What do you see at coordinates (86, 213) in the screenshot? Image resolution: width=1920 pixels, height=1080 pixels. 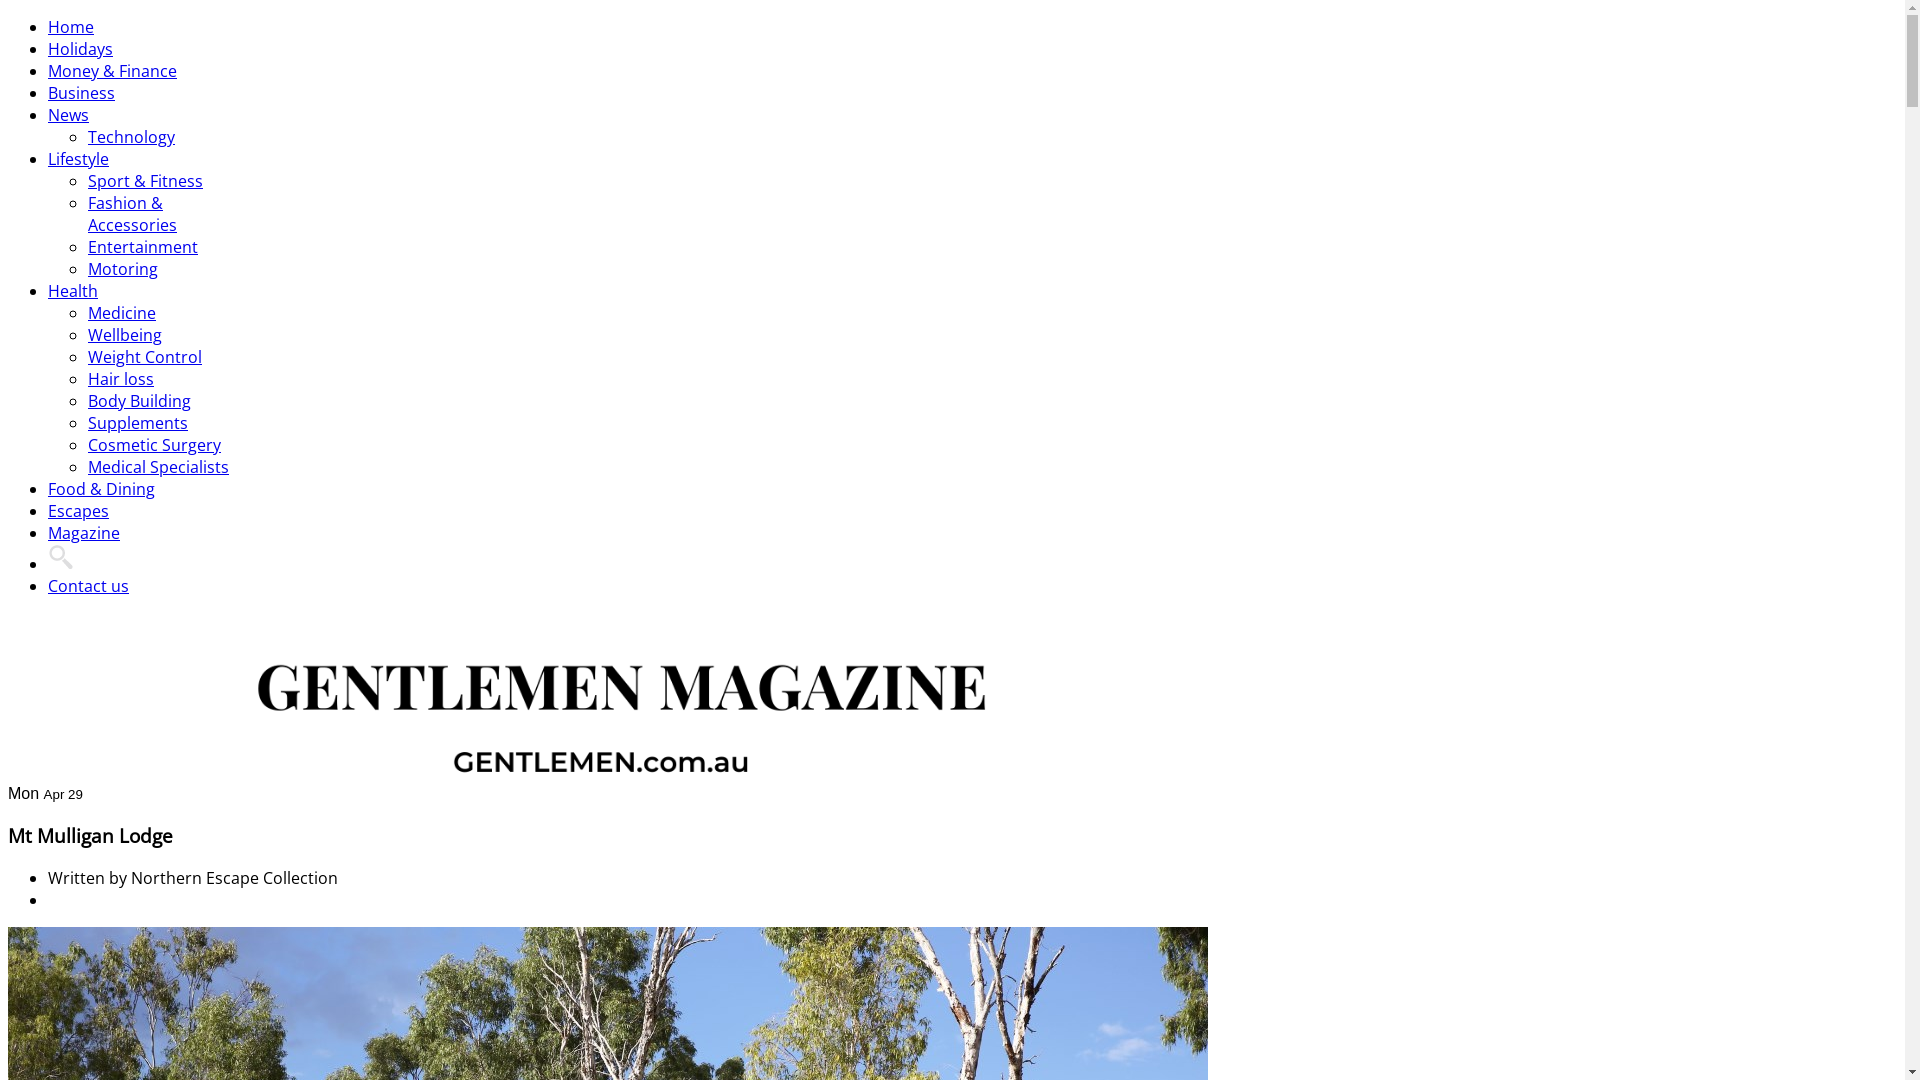 I see `'Fashion & Accessories'` at bounding box center [86, 213].